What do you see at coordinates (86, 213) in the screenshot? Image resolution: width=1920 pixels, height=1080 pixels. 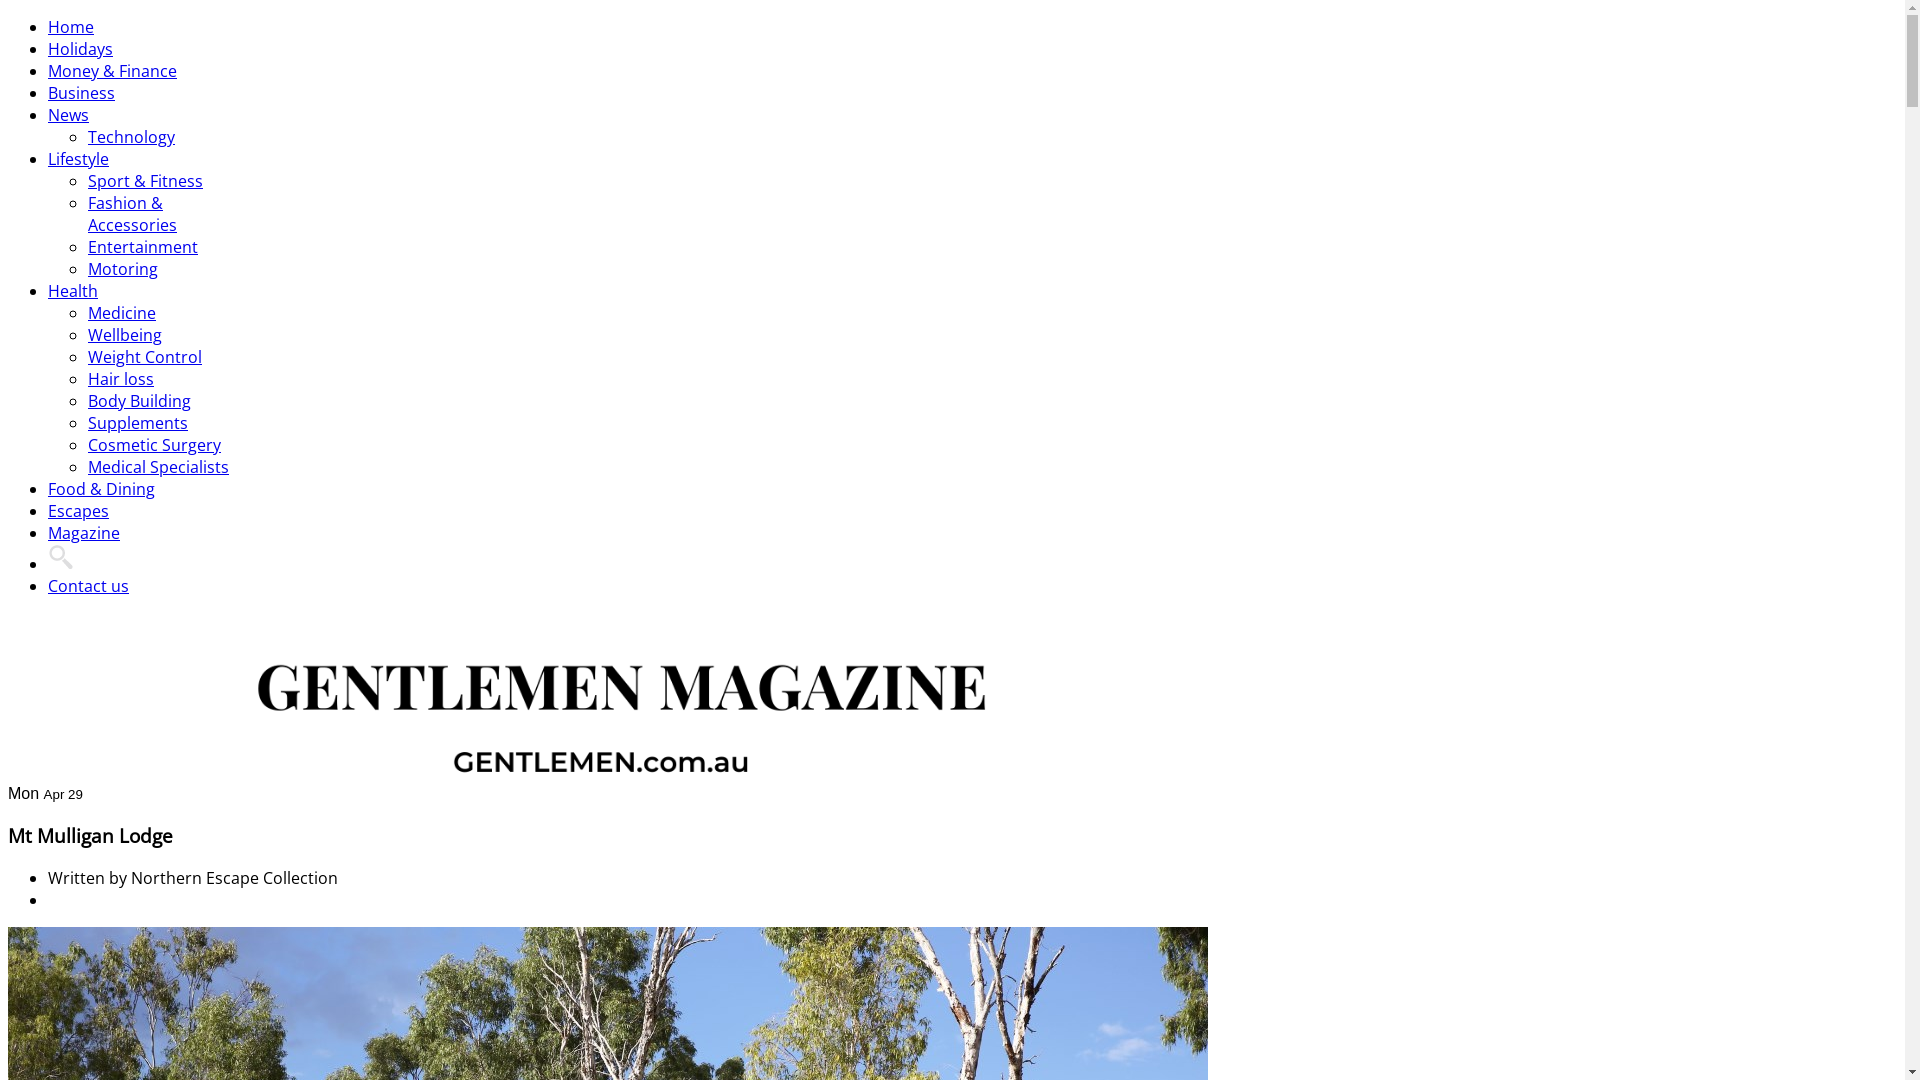 I see `'Fashion & Accessories'` at bounding box center [86, 213].